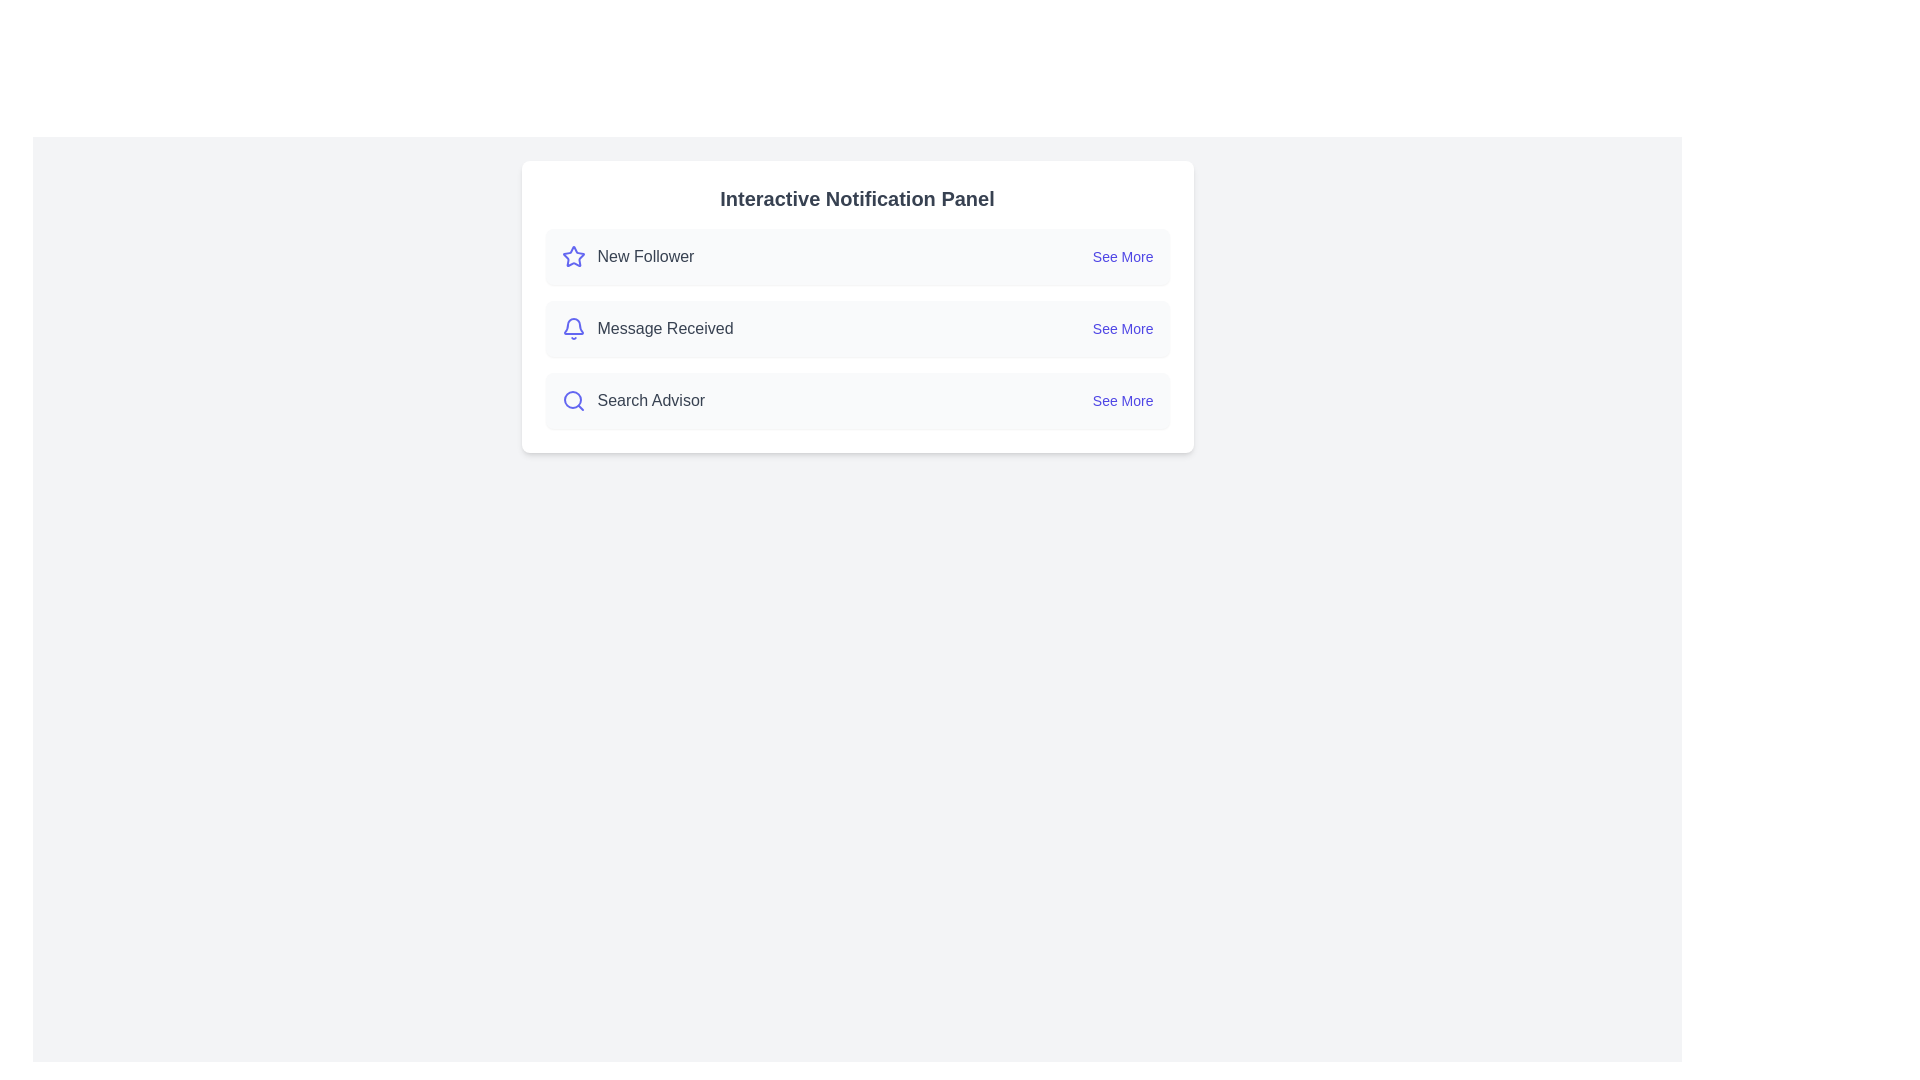  I want to click on the 'See More' hyperlink, which is an indigo text link located at the far right of the 'Message Received' notification, so click(1123, 327).